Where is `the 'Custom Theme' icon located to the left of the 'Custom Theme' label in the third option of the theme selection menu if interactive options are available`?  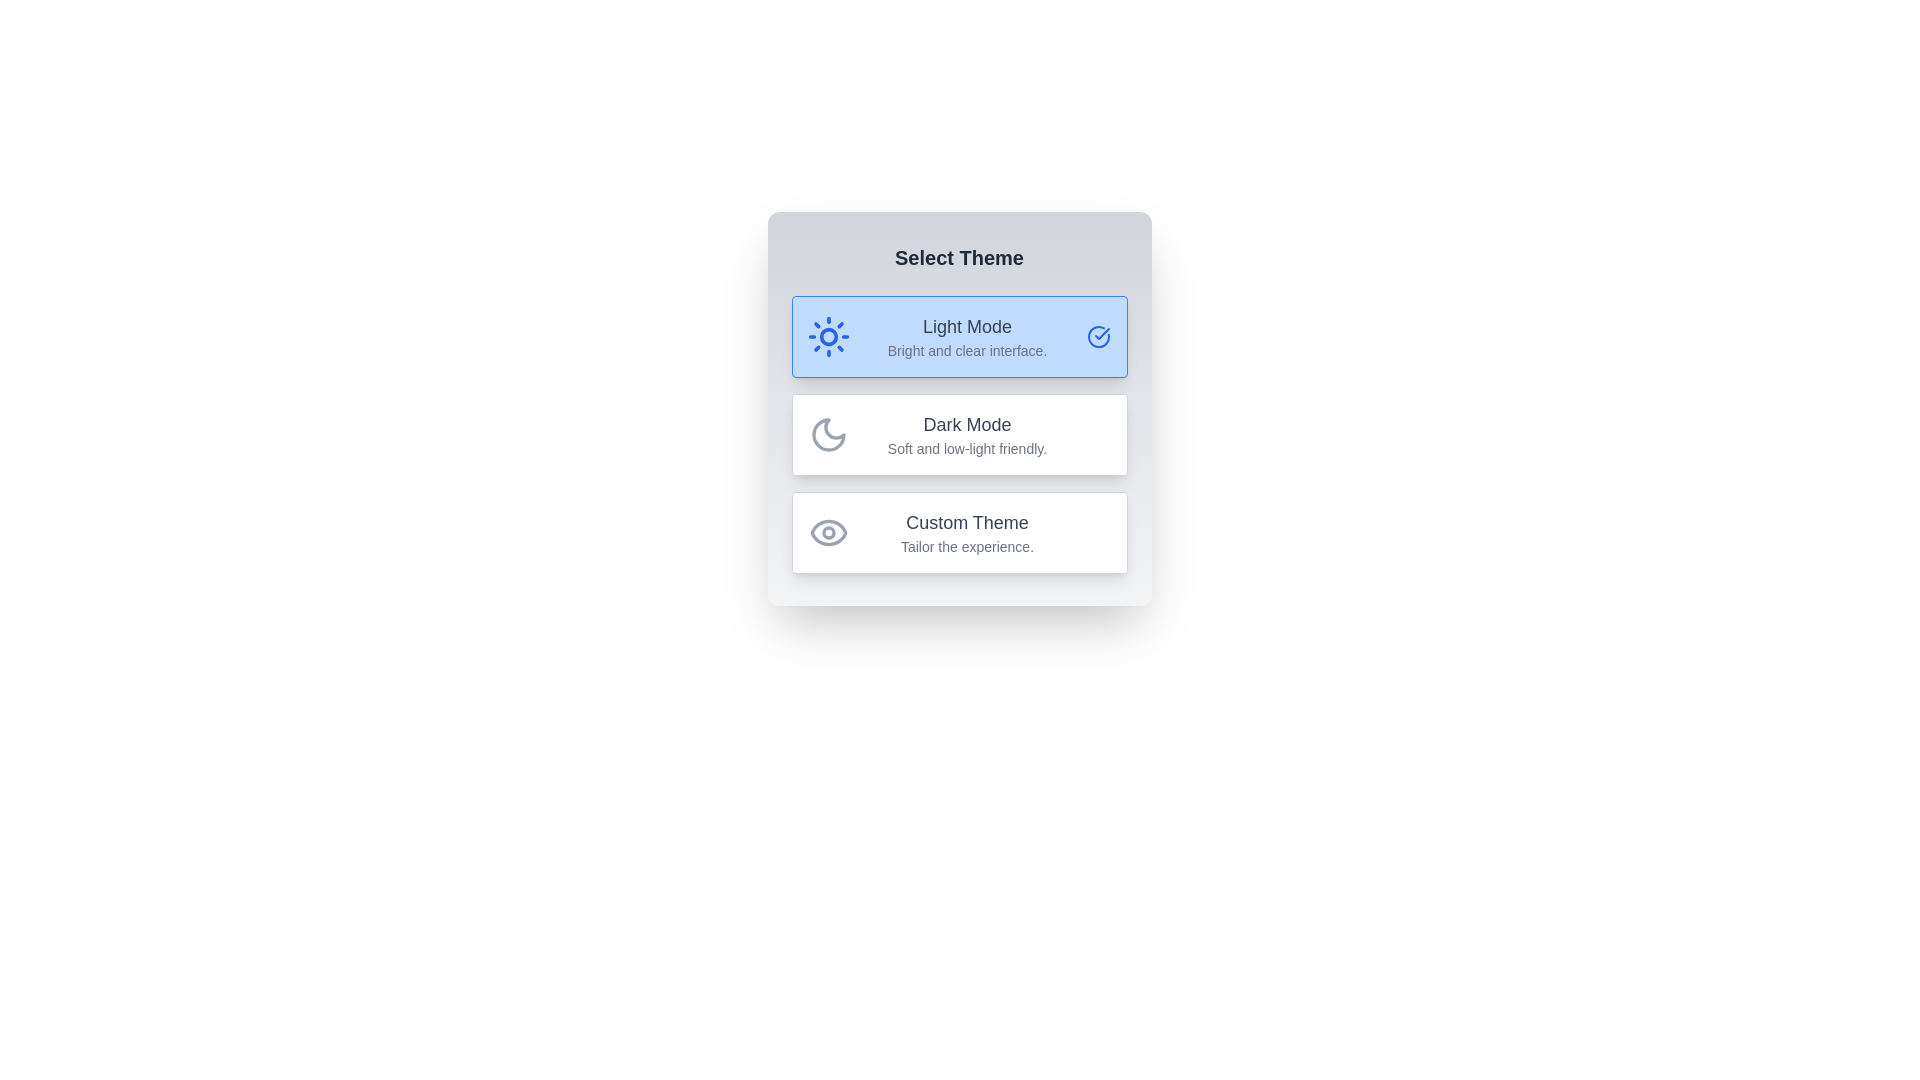
the 'Custom Theme' icon located to the left of the 'Custom Theme' label in the third option of the theme selection menu if interactive options are available is located at coordinates (828, 531).